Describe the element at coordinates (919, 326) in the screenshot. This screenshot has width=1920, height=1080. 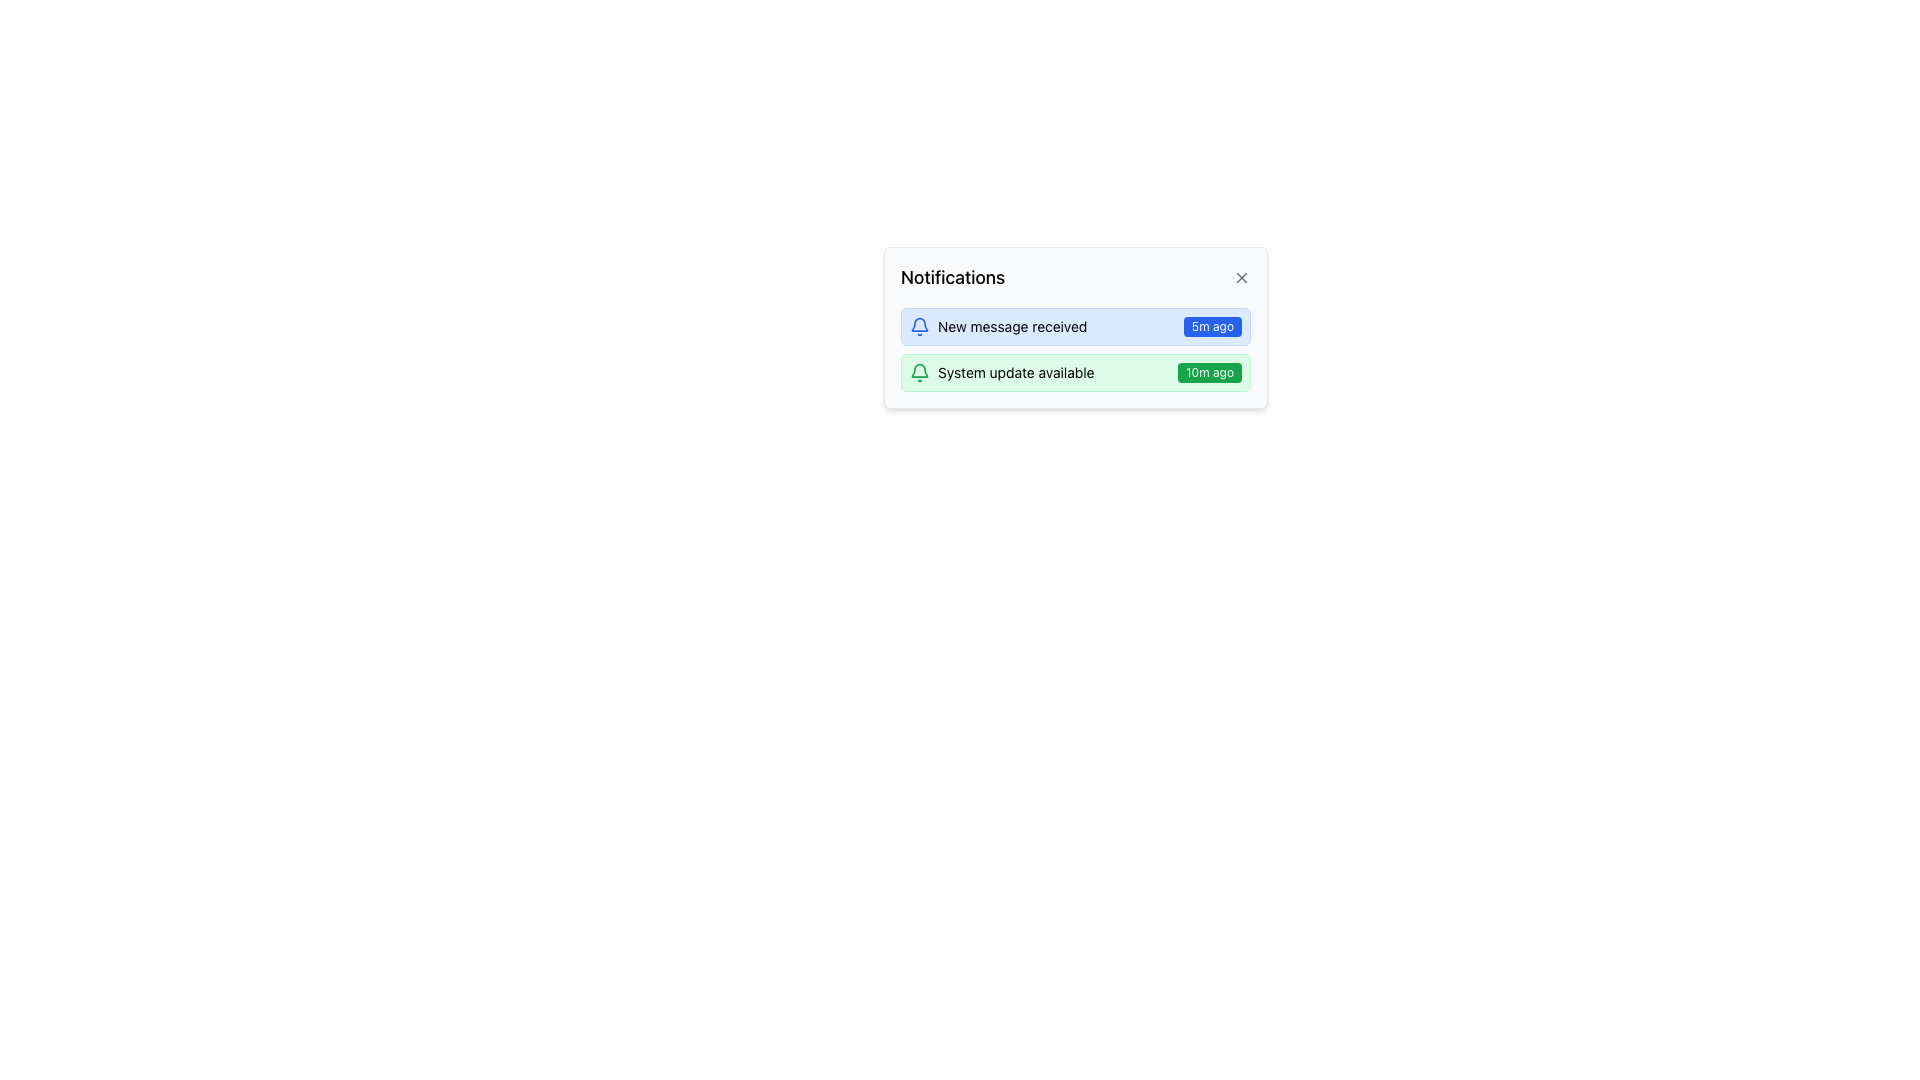
I see `the message alert icon located in the topmost notification card, which is positioned to the far left of the text 'New message received'` at that location.